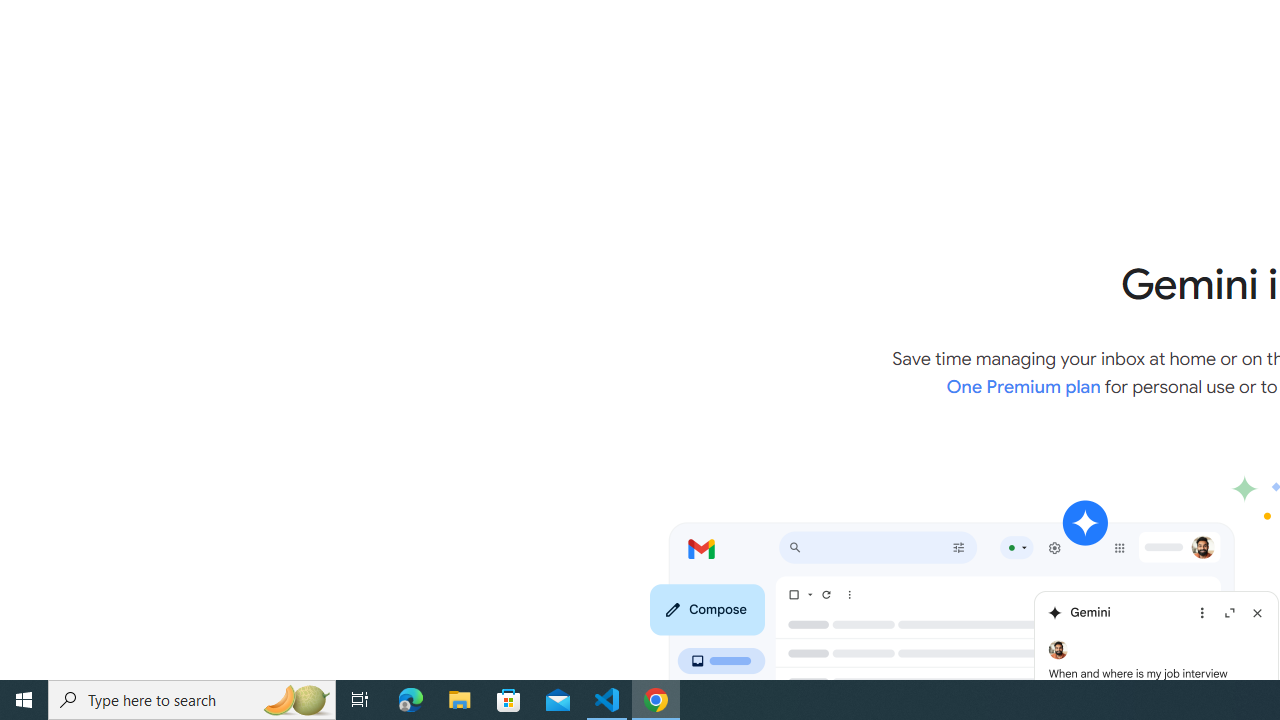 The height and width of the screenshot is (720, 1280). Describe the element at coordinates (606, 698) in the screenshot. I see `'Visual Studio Code - 1 running window'` at that location.